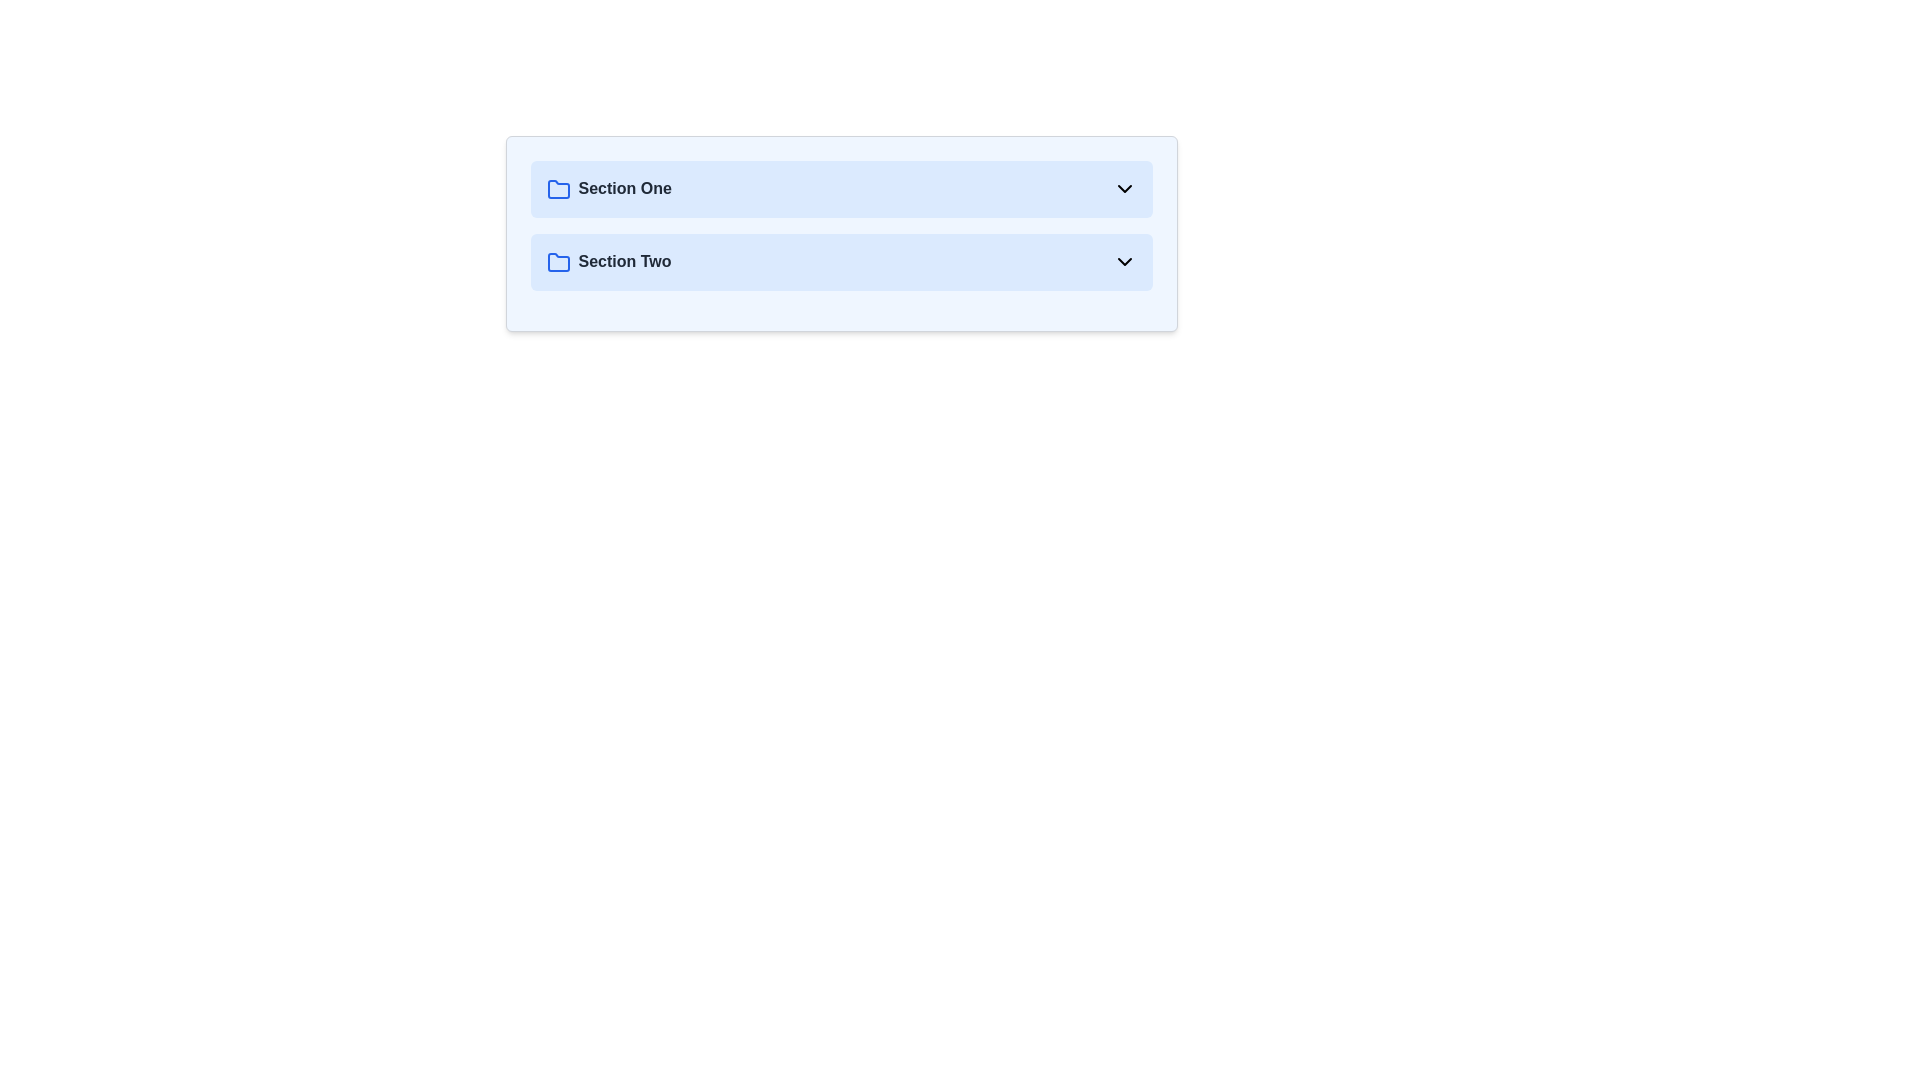  Describe the element at coordinates (624, 188) in the screenshot. I see `text label identifying the first content category labeled 'Section One' located at the top of the vertical list of section headers` at that location.